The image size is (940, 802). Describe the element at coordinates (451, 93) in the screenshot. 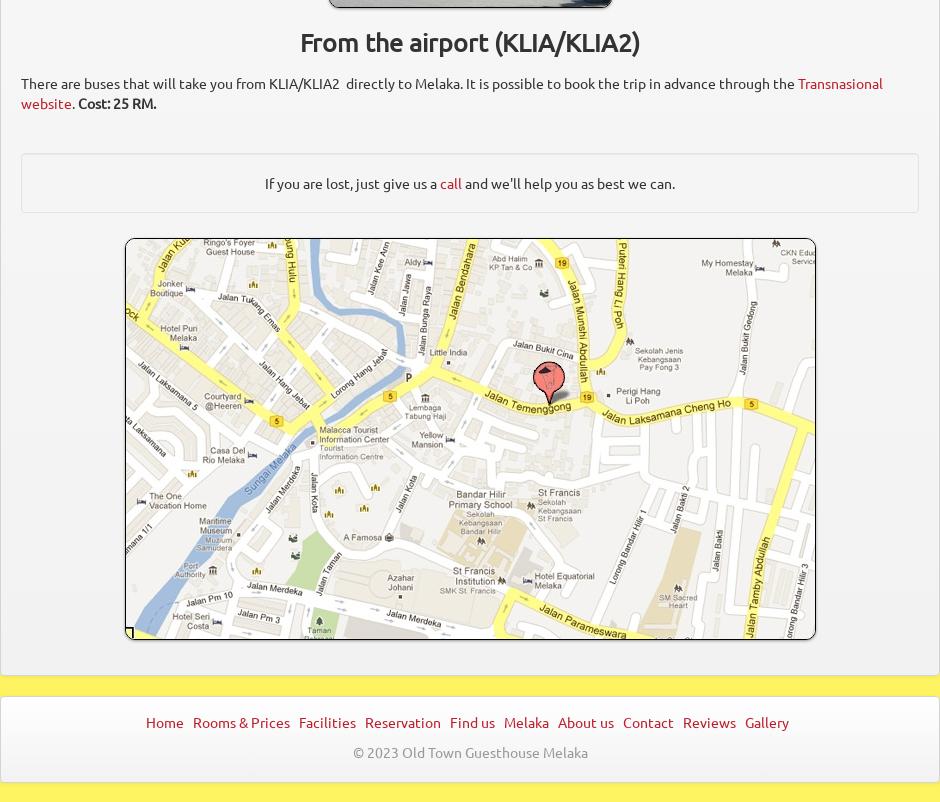

I see `'Transnasional website'` at that location.